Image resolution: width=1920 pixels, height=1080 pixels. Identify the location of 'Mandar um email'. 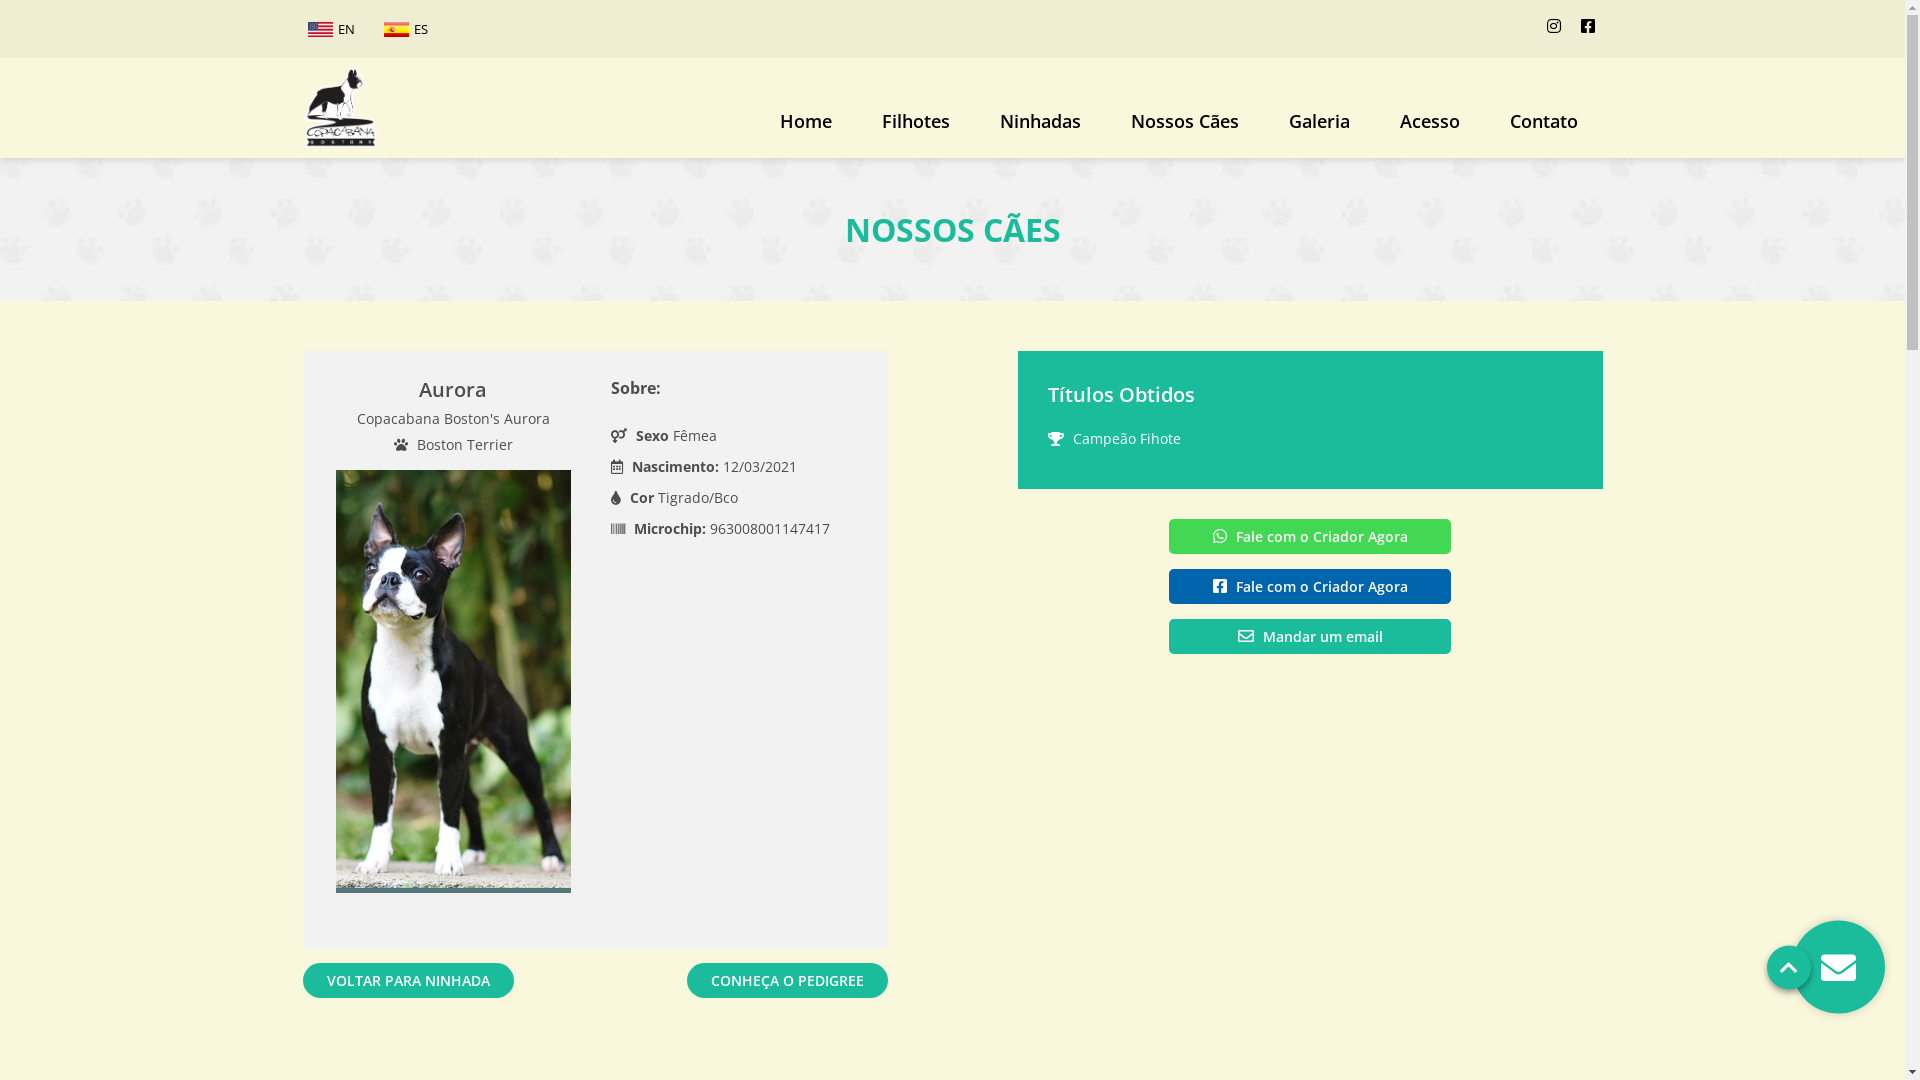
(1310, 636).